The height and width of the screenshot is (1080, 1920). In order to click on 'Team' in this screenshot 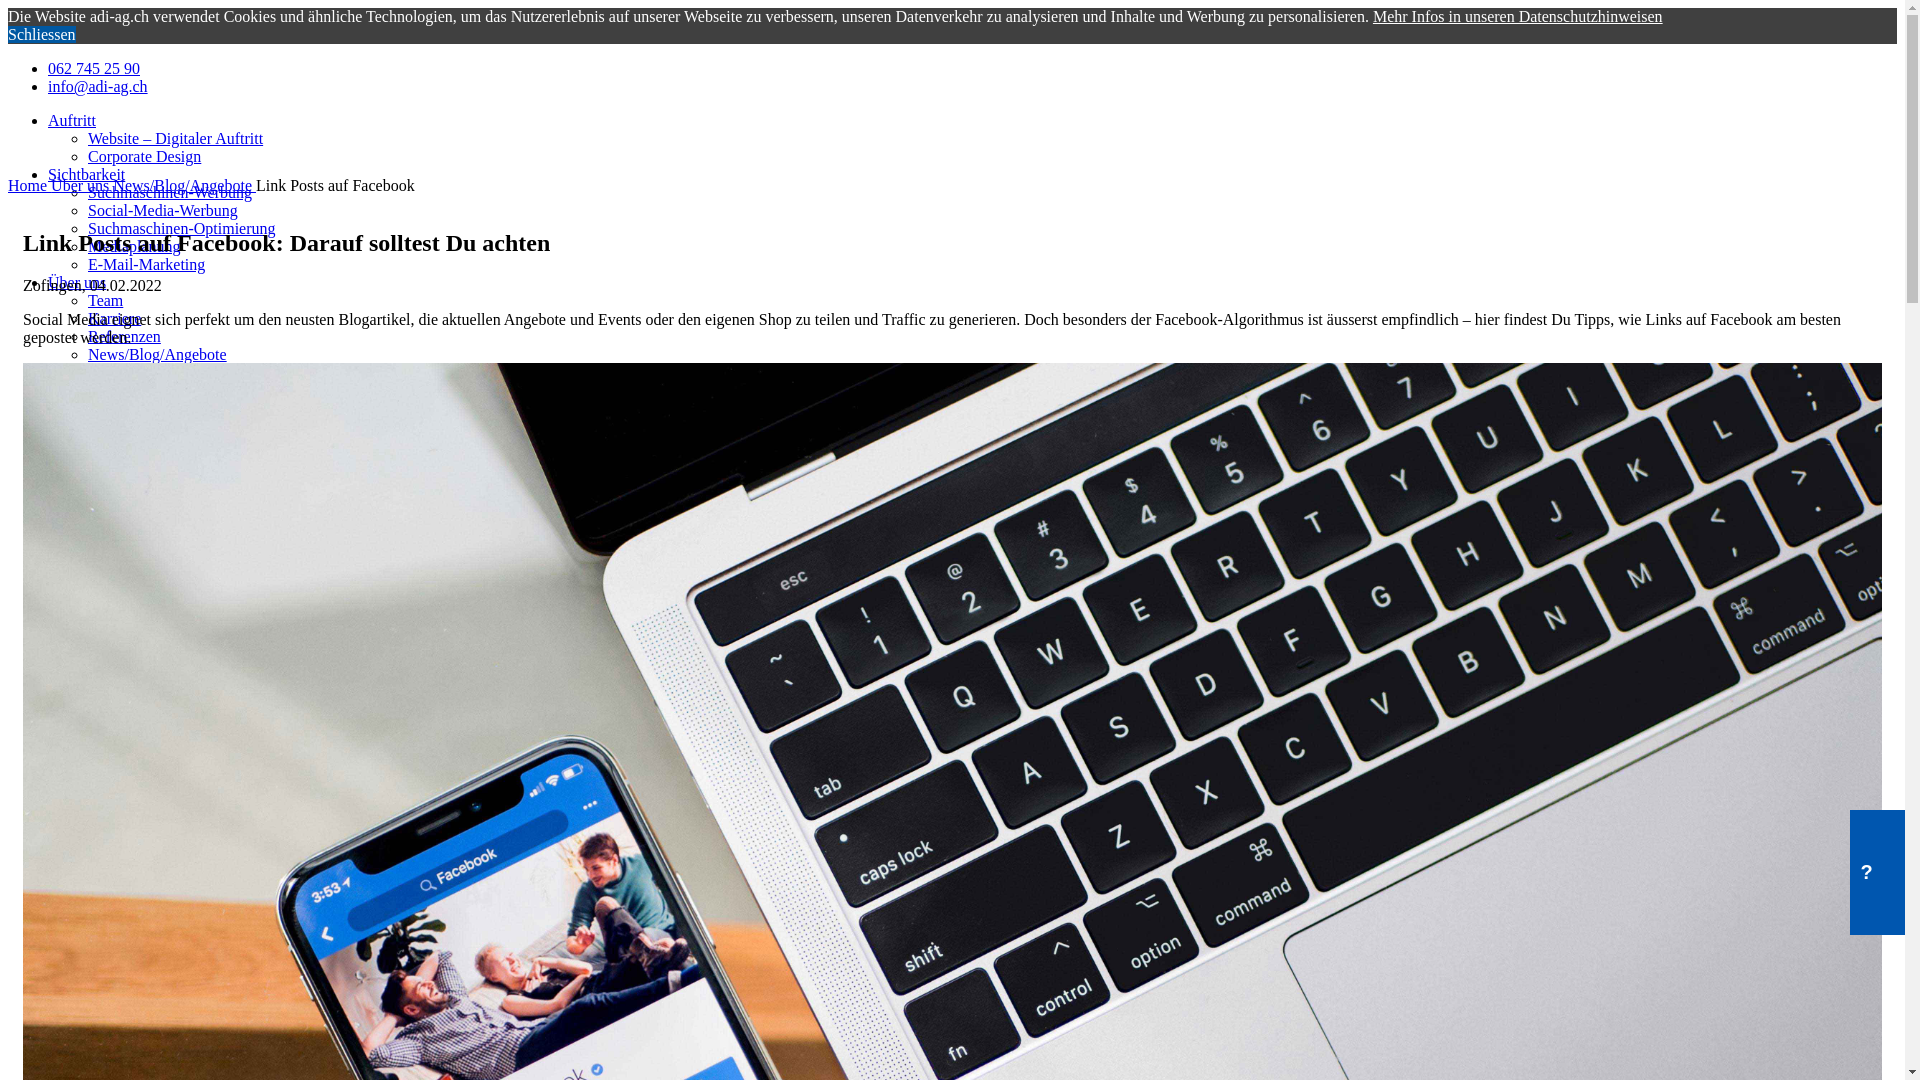, I will do `click(86, 300)`.